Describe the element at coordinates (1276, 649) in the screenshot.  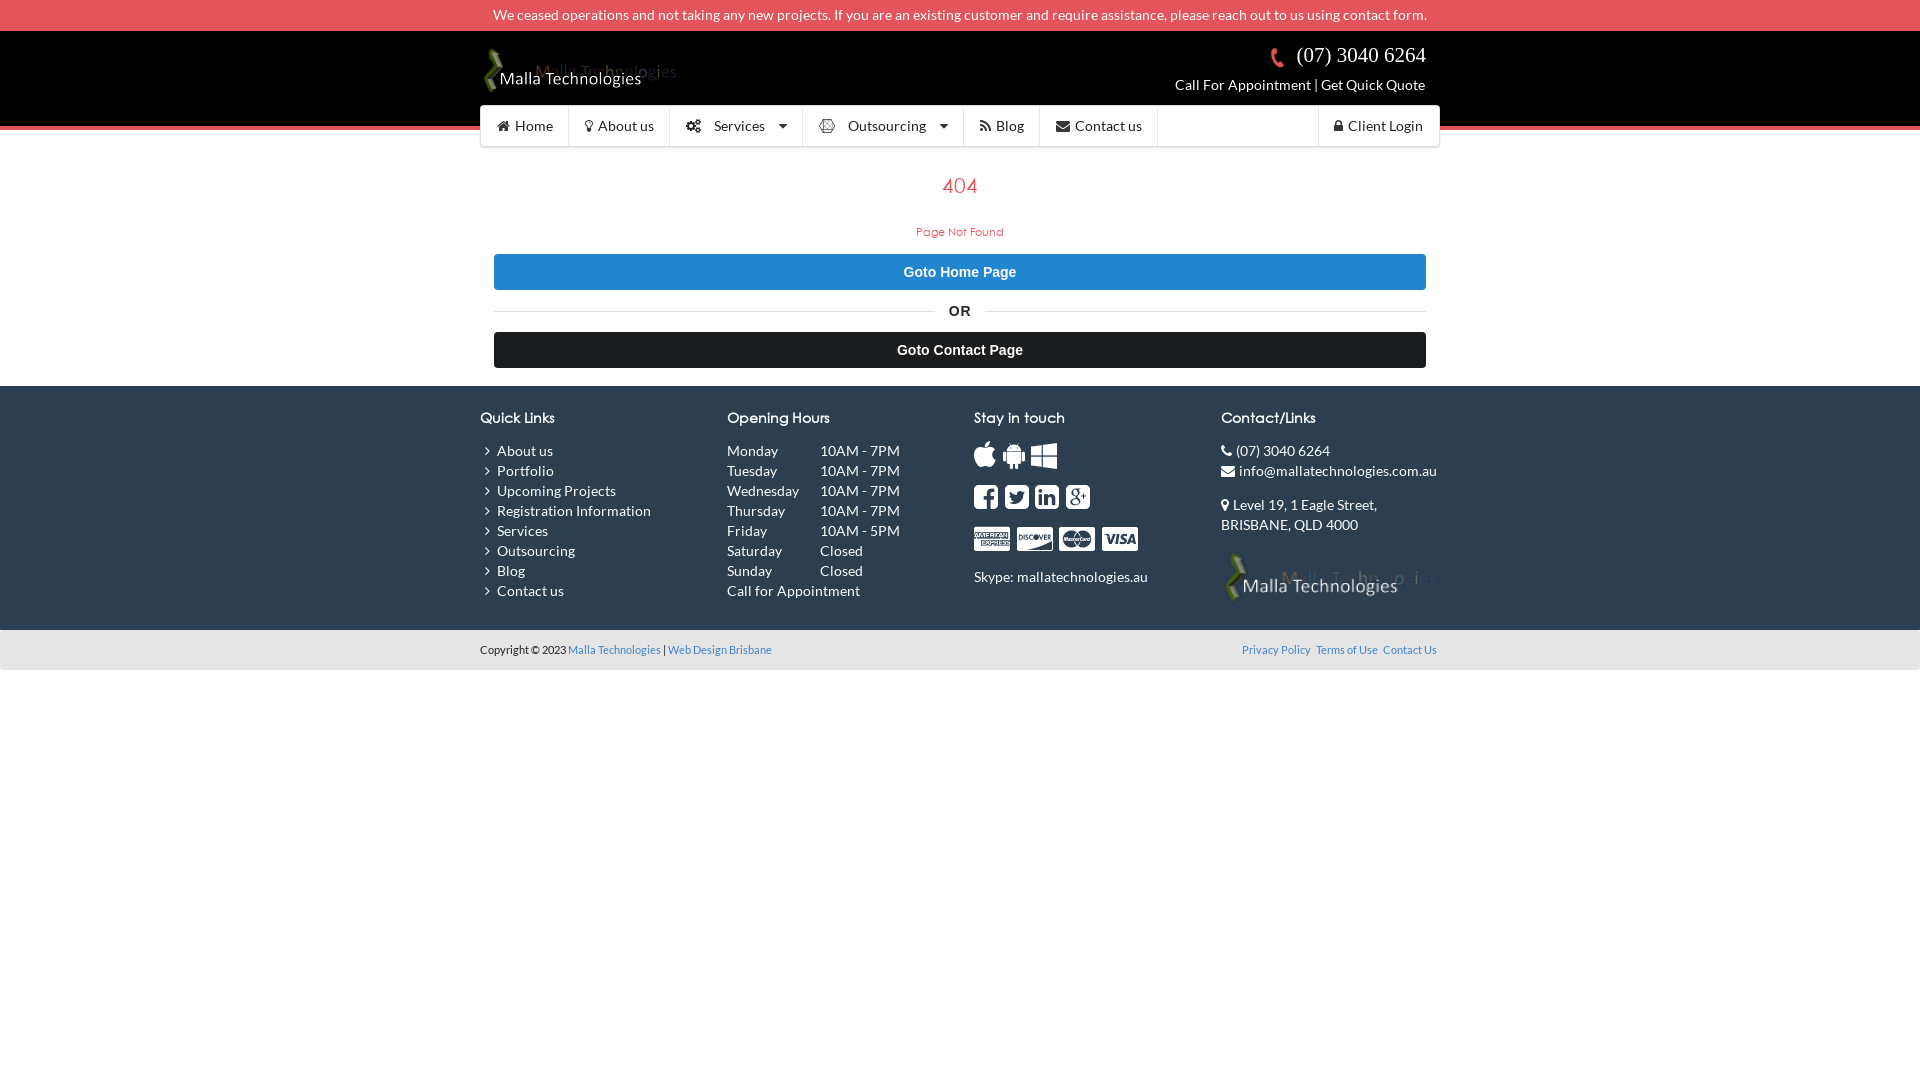
I see `'Privacy Policy'` at that location.